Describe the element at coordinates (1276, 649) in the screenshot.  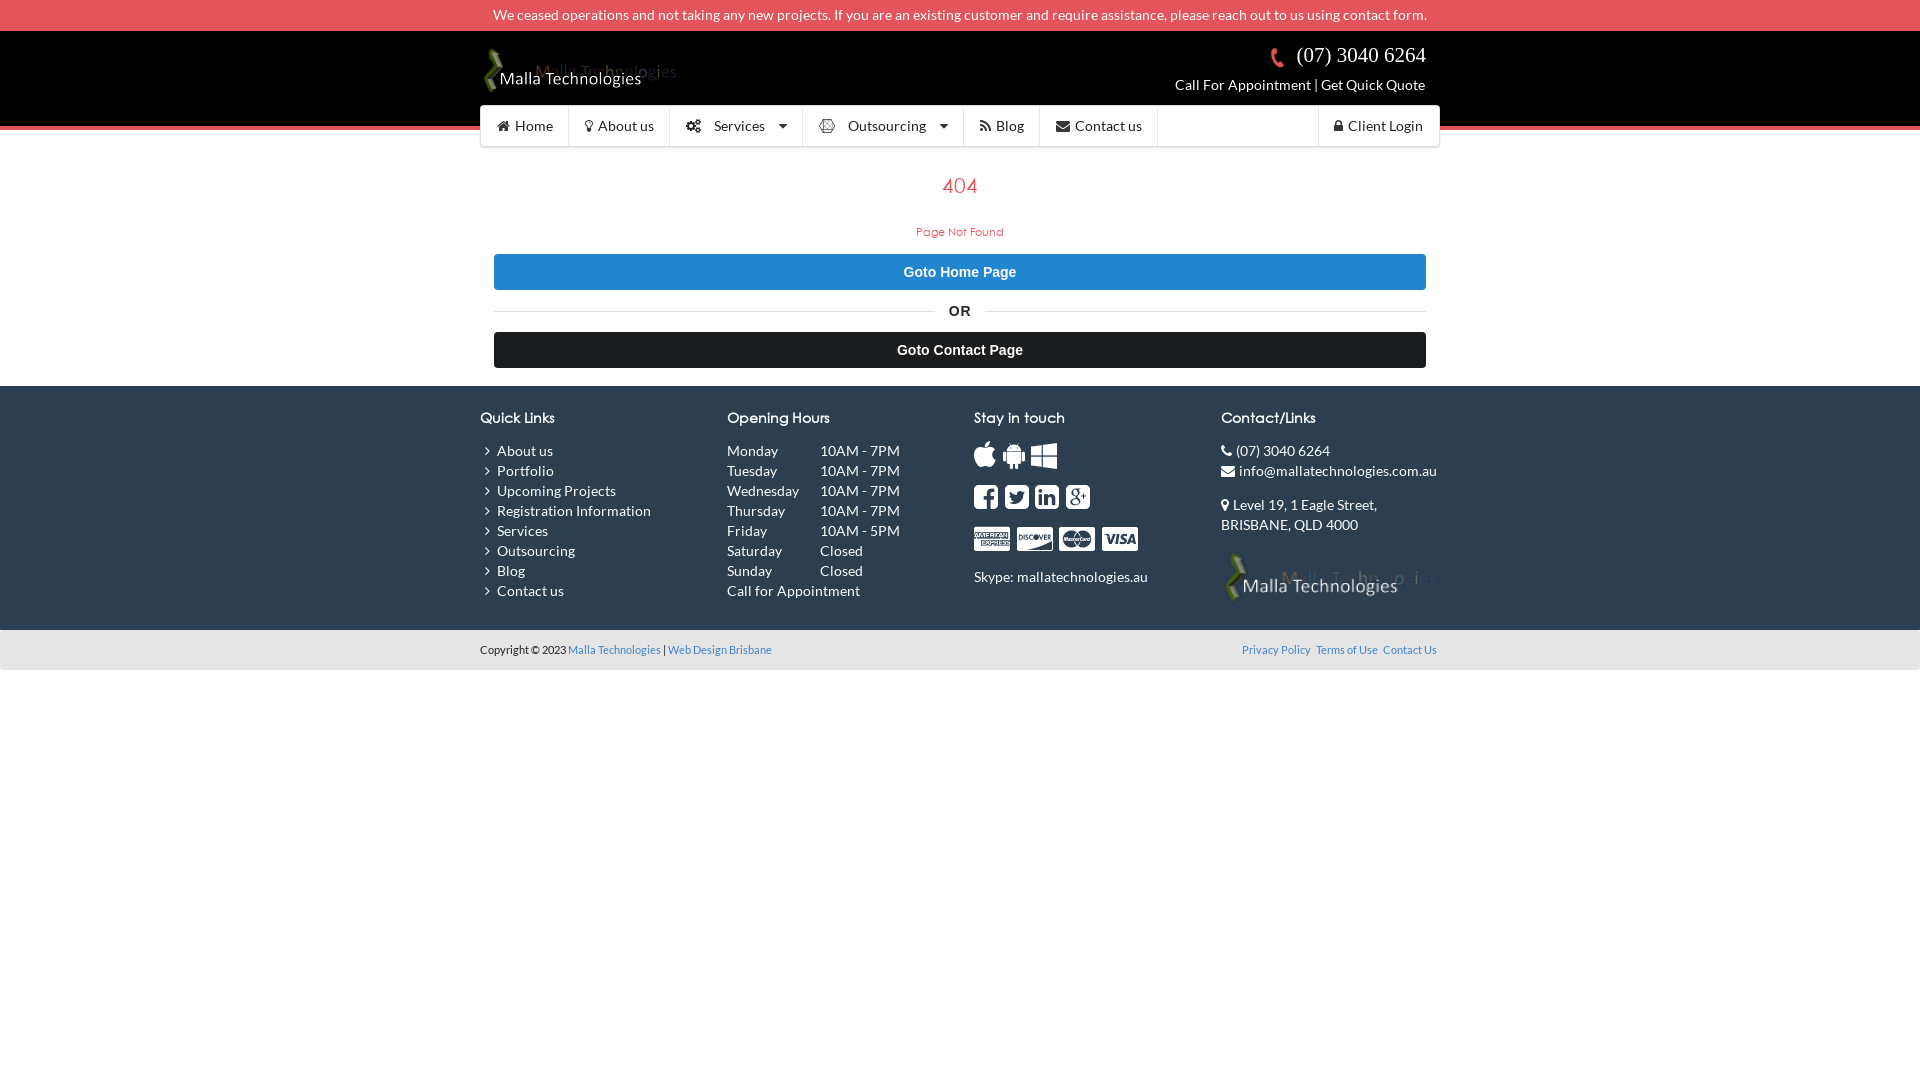
I see `'Privacy Policy'` at that location.